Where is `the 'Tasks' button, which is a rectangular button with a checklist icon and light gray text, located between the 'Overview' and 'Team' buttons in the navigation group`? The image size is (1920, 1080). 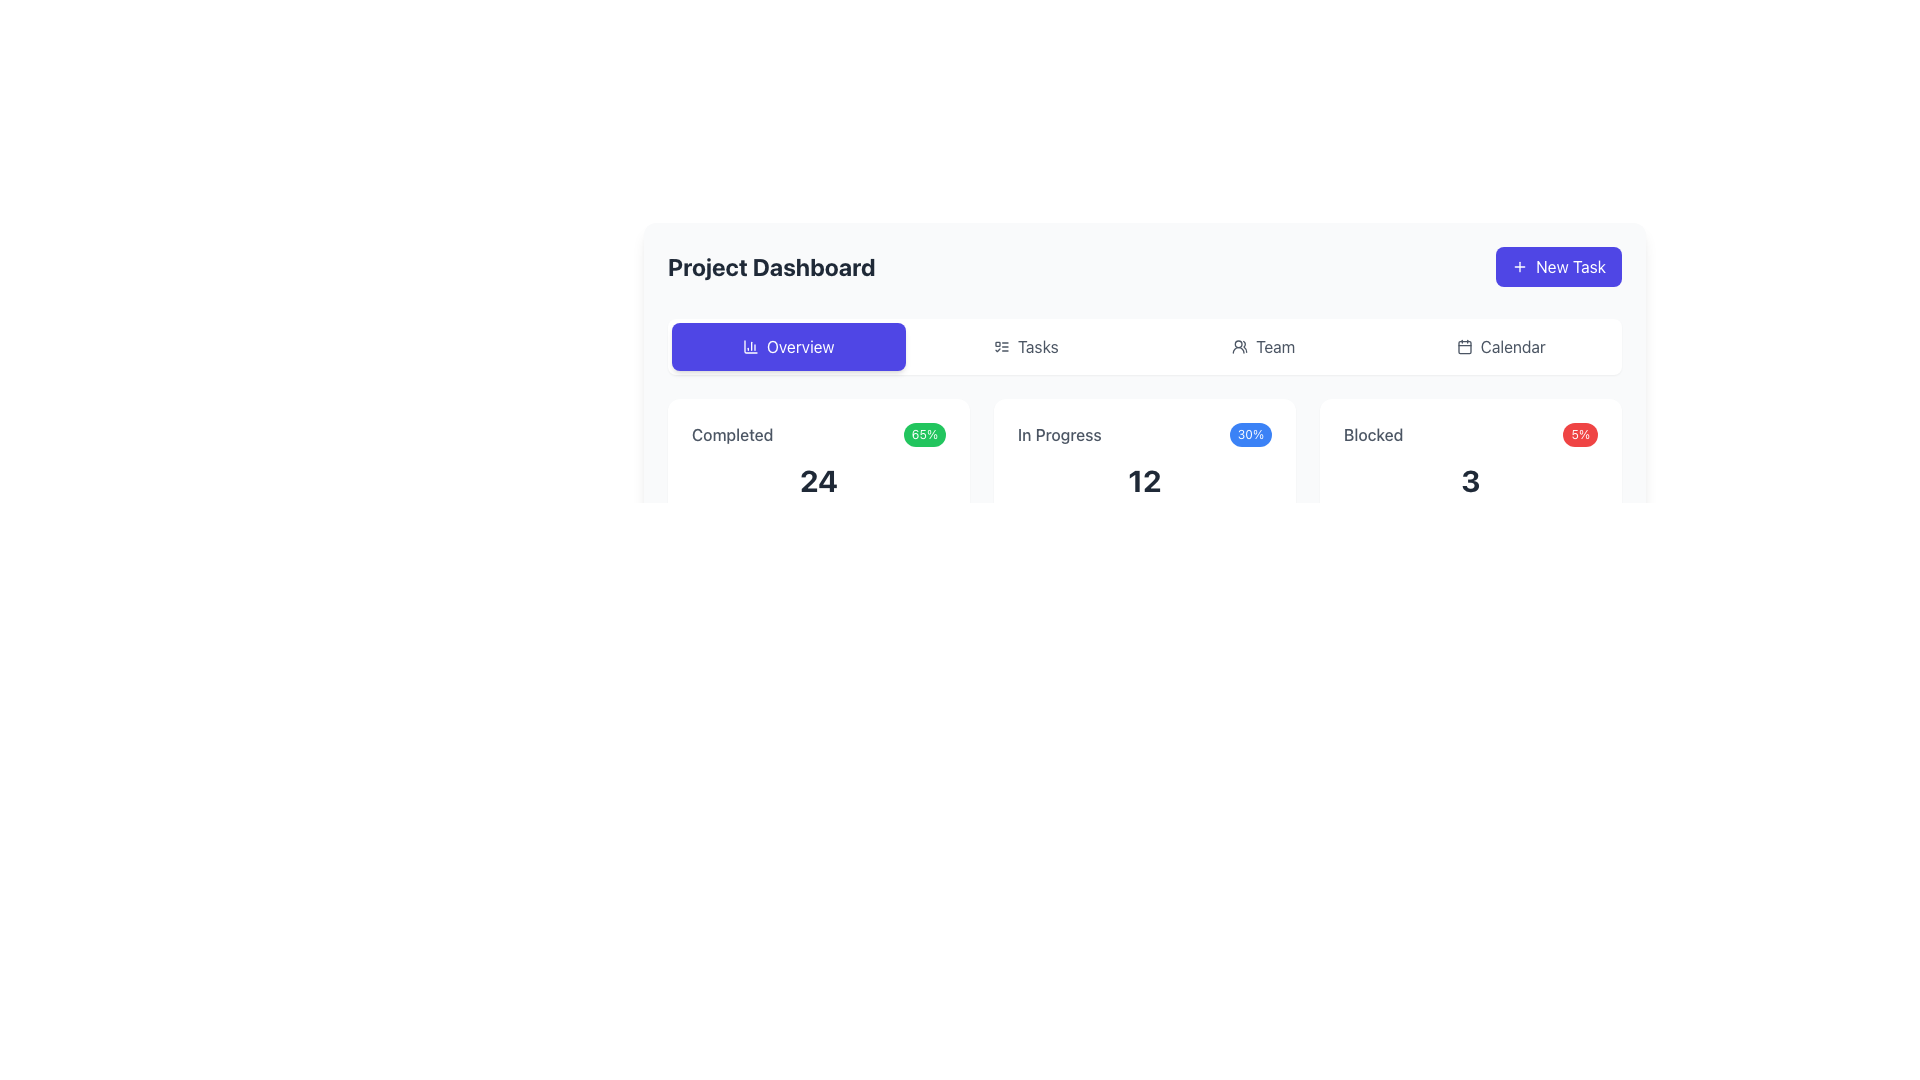 the 'Tasks' button, which is a rectangular button with a checklist icon and light gray text, located between the 'Overview' and 'Team' buttons in the navigation group is located at coordinates (1026, 346).